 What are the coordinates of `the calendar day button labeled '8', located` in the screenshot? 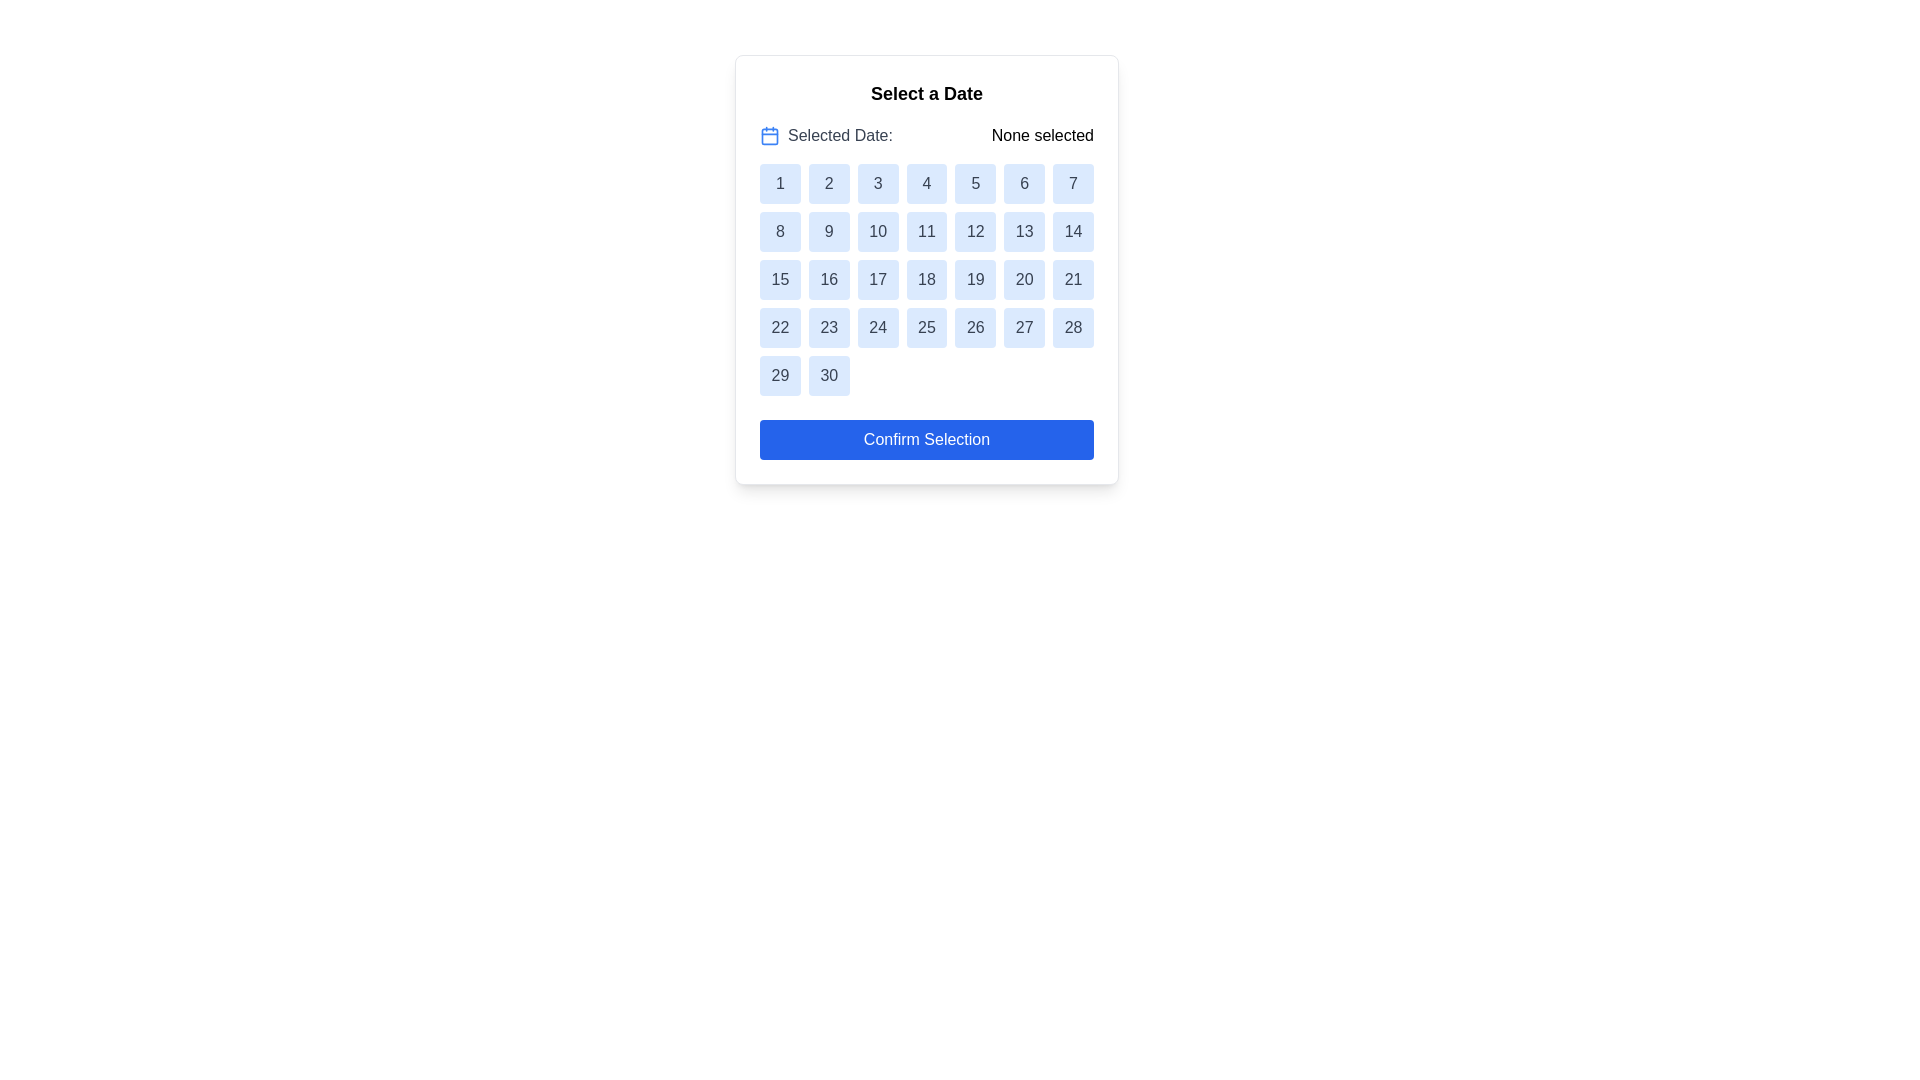 It's located at (779, 230).